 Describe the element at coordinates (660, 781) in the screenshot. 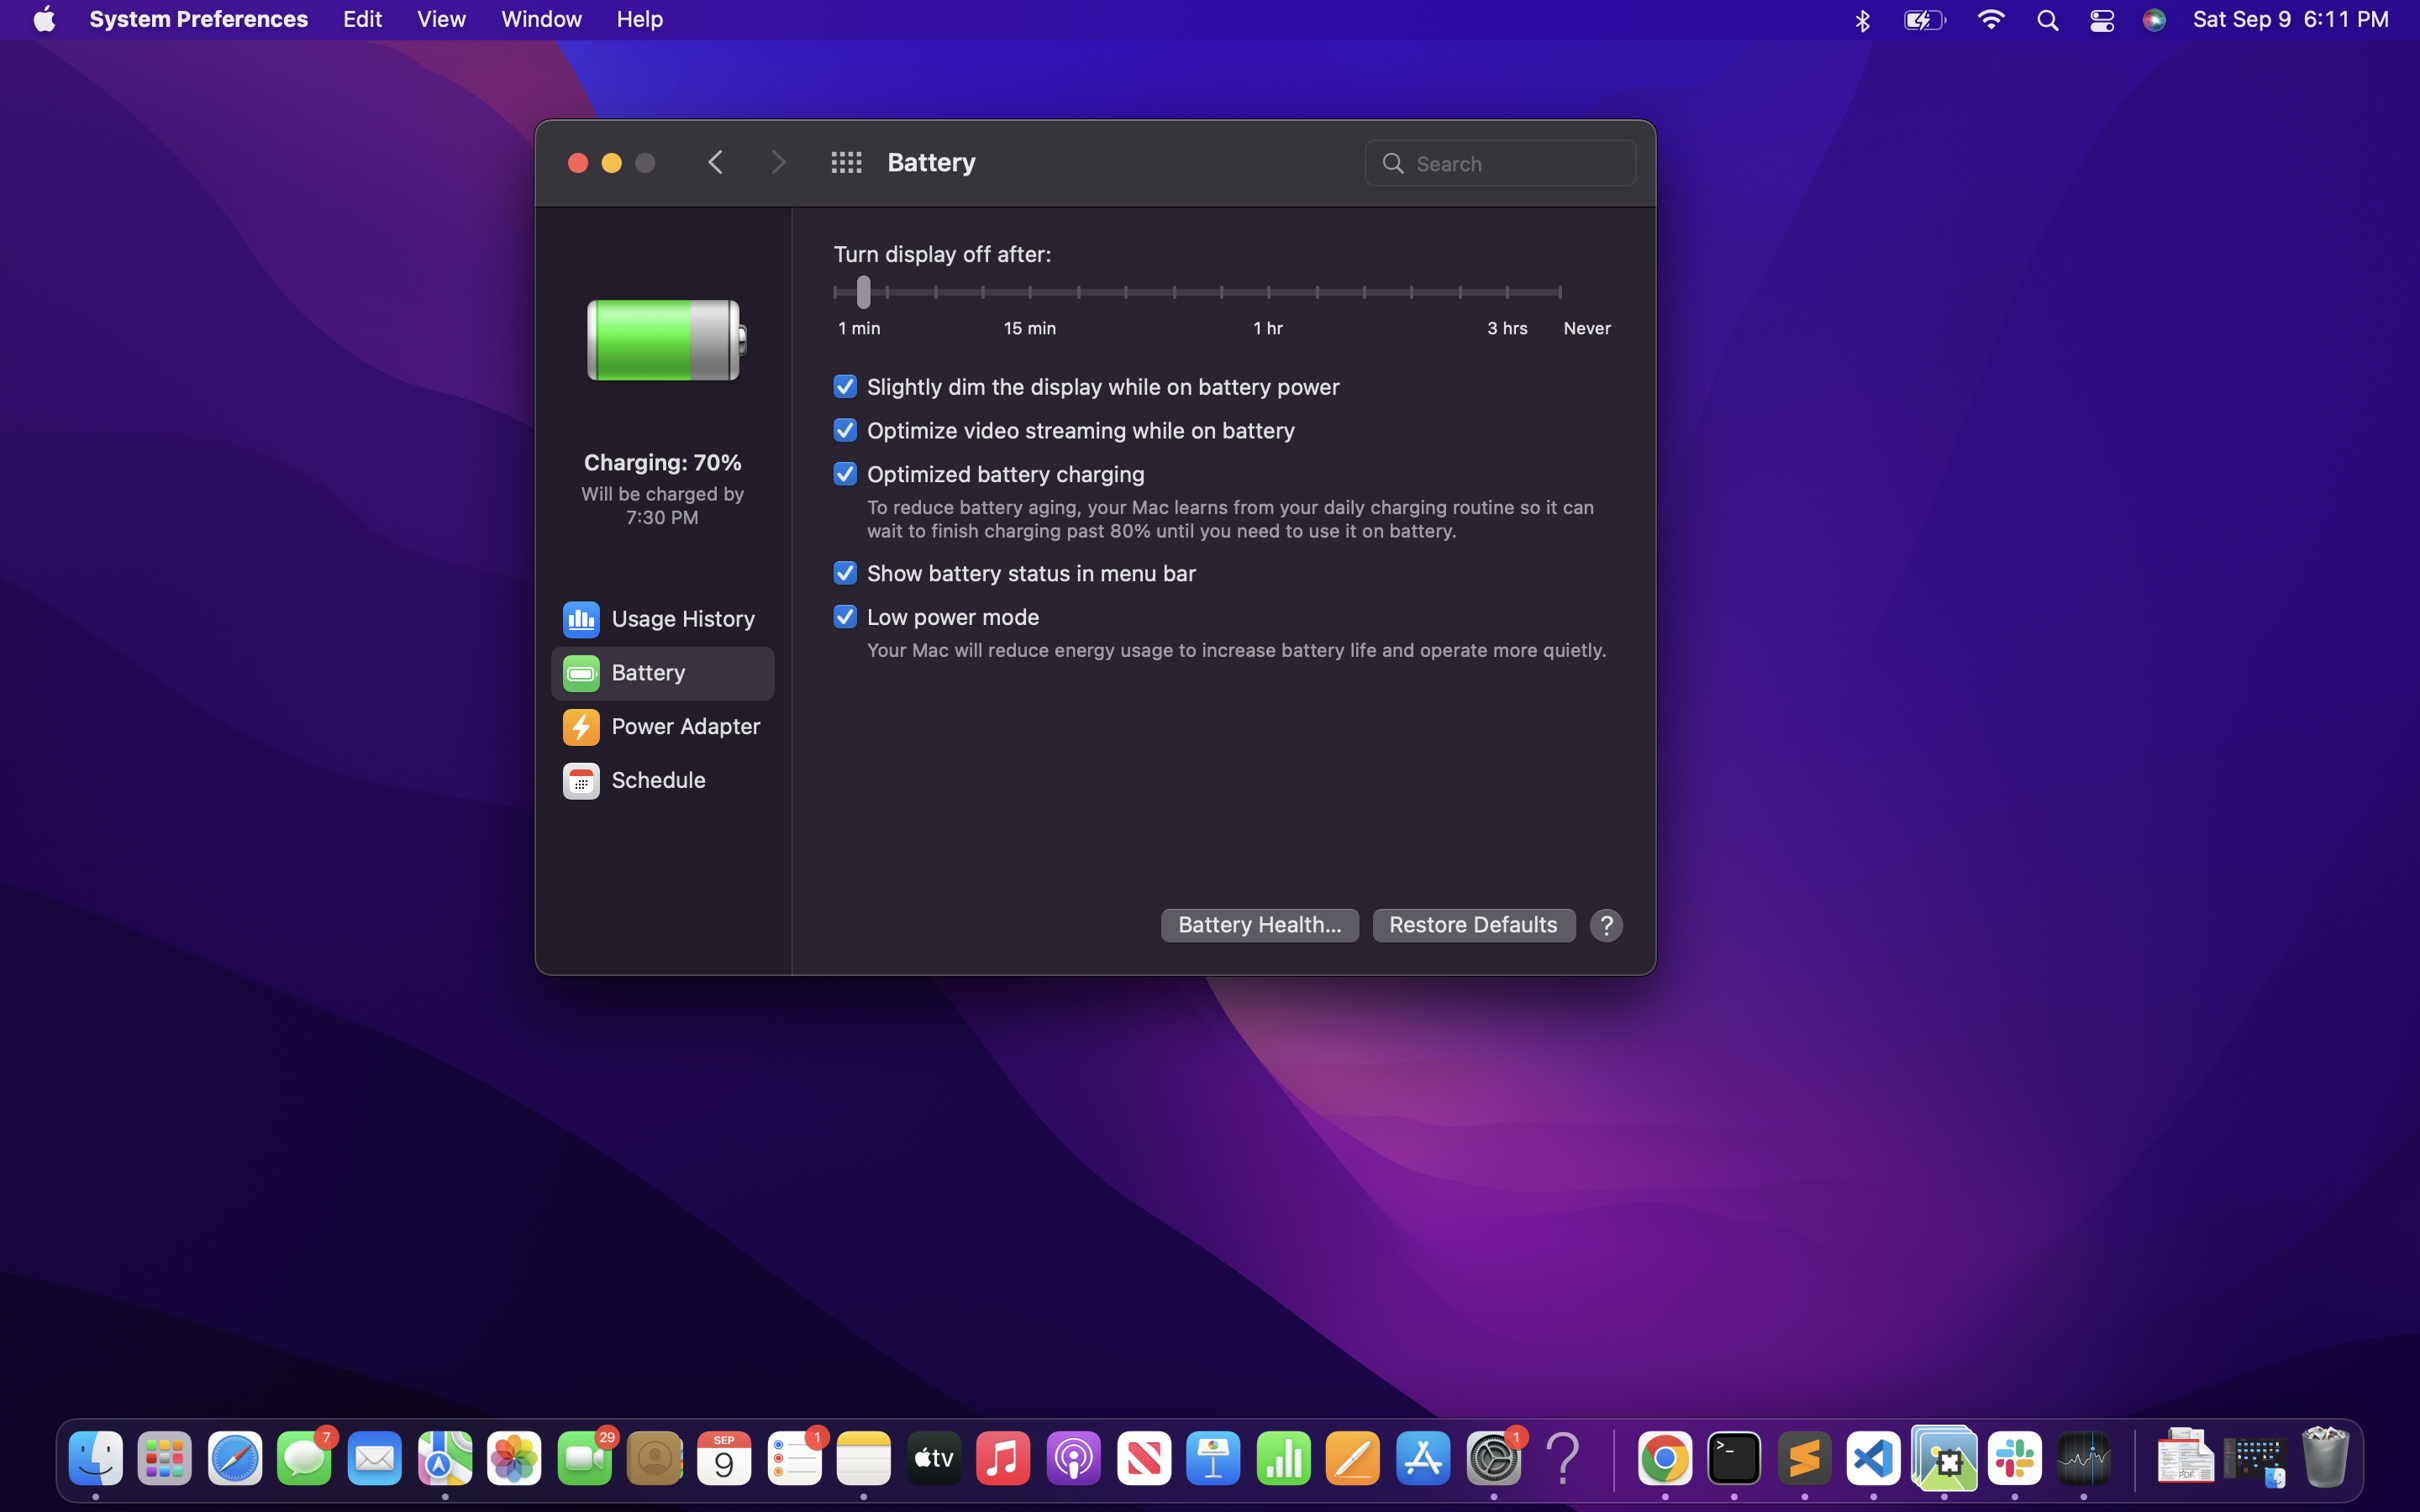

I see `the option to schedule the Mac booting` at that location.